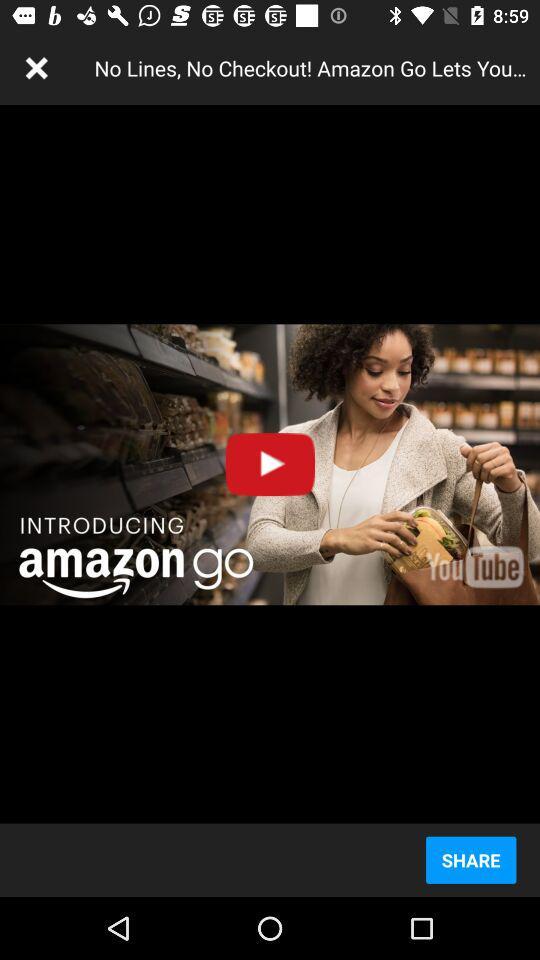  Describe the element at coordinates (471, 859) in the screenshot. I see `the share icon` at that location.